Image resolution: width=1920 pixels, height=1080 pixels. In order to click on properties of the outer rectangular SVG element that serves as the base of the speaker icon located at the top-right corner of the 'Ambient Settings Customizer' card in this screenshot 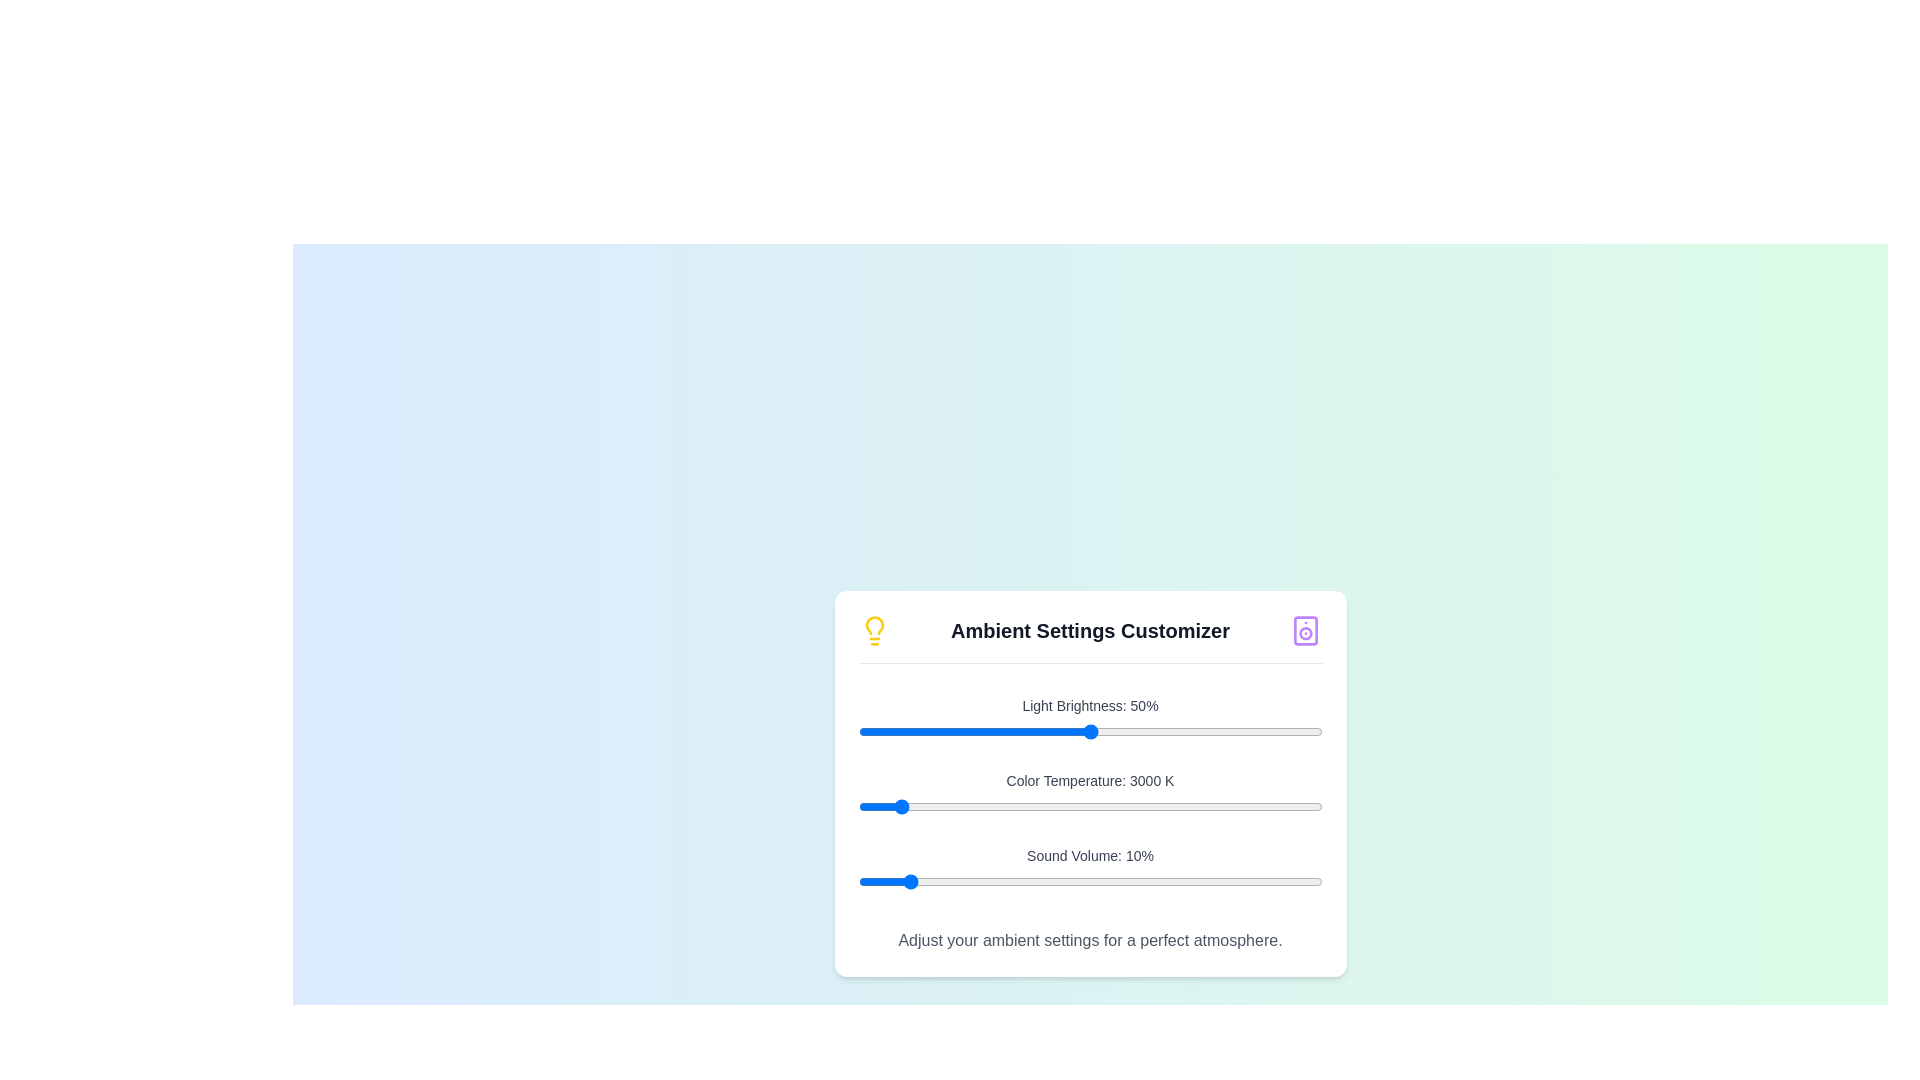, I will do `click(1306, 631)`.